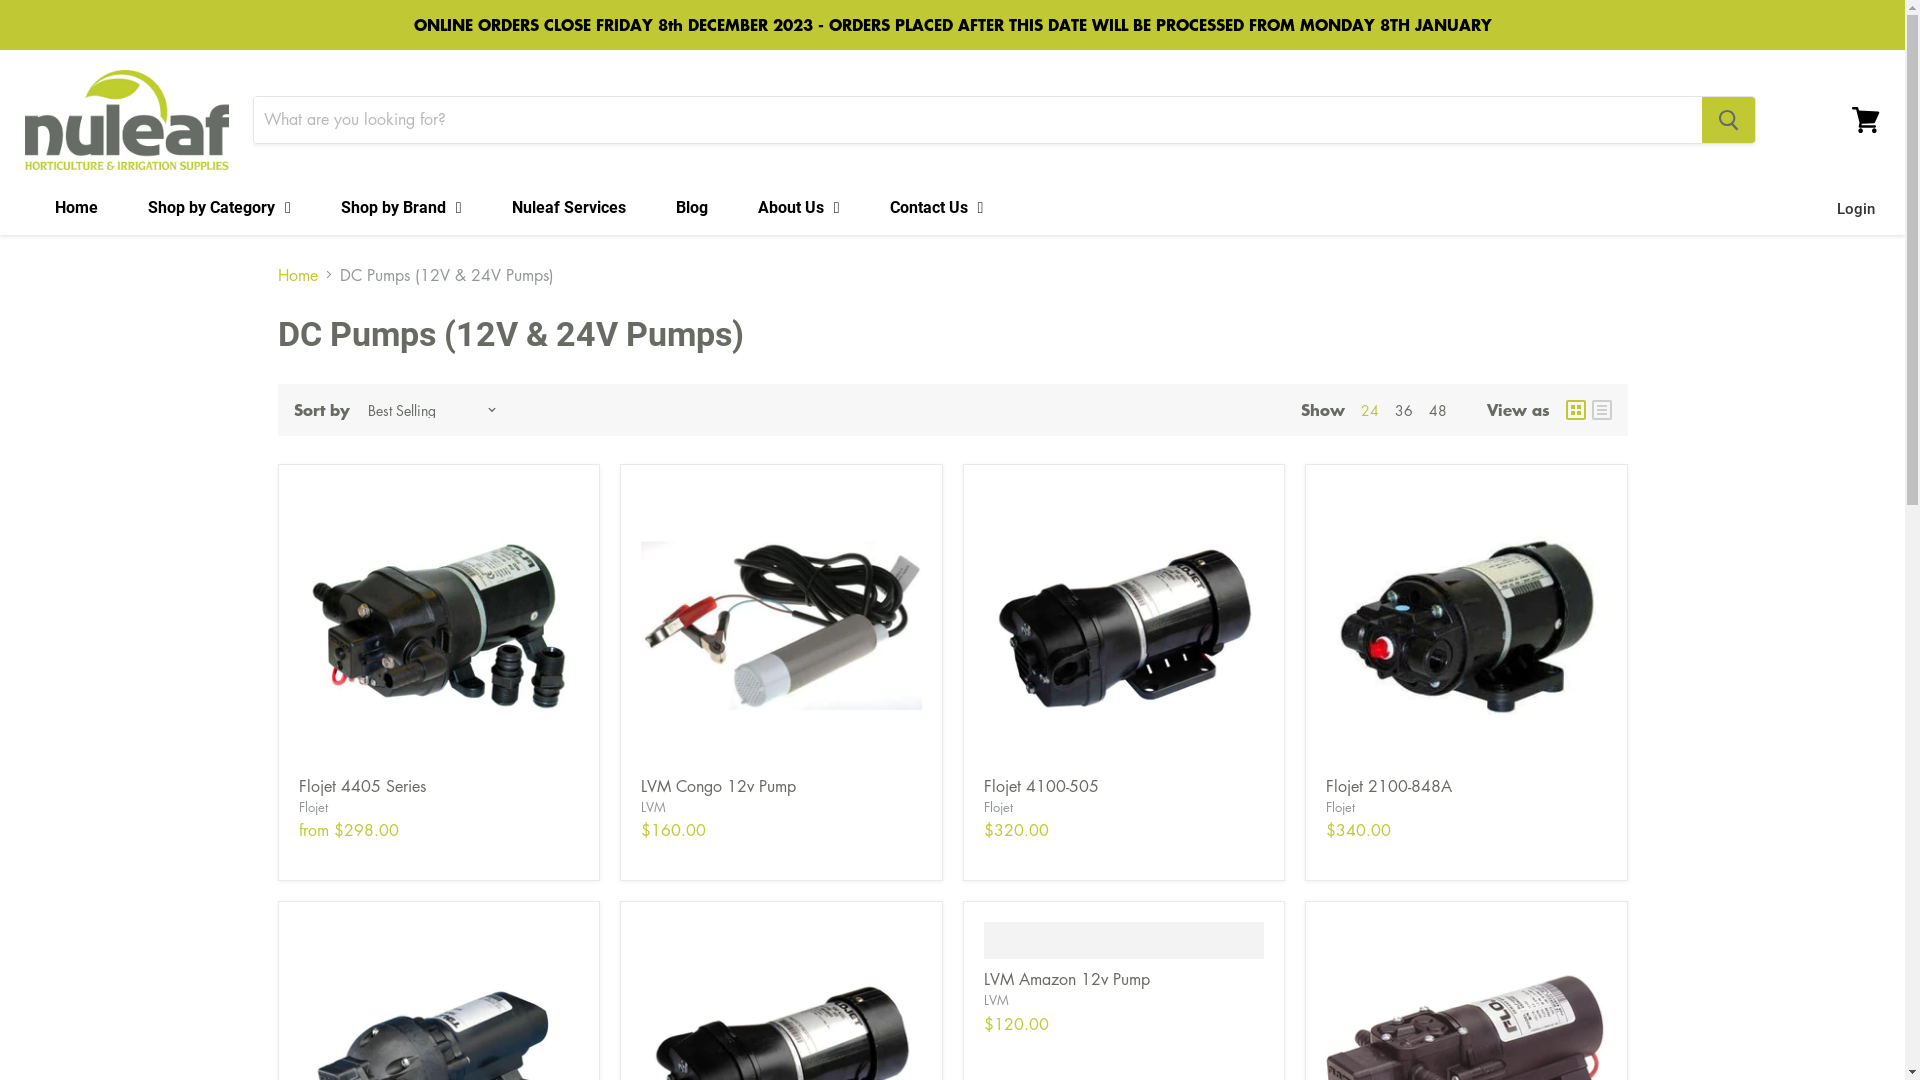  I want to click on 'About Us', so click(792, 207).